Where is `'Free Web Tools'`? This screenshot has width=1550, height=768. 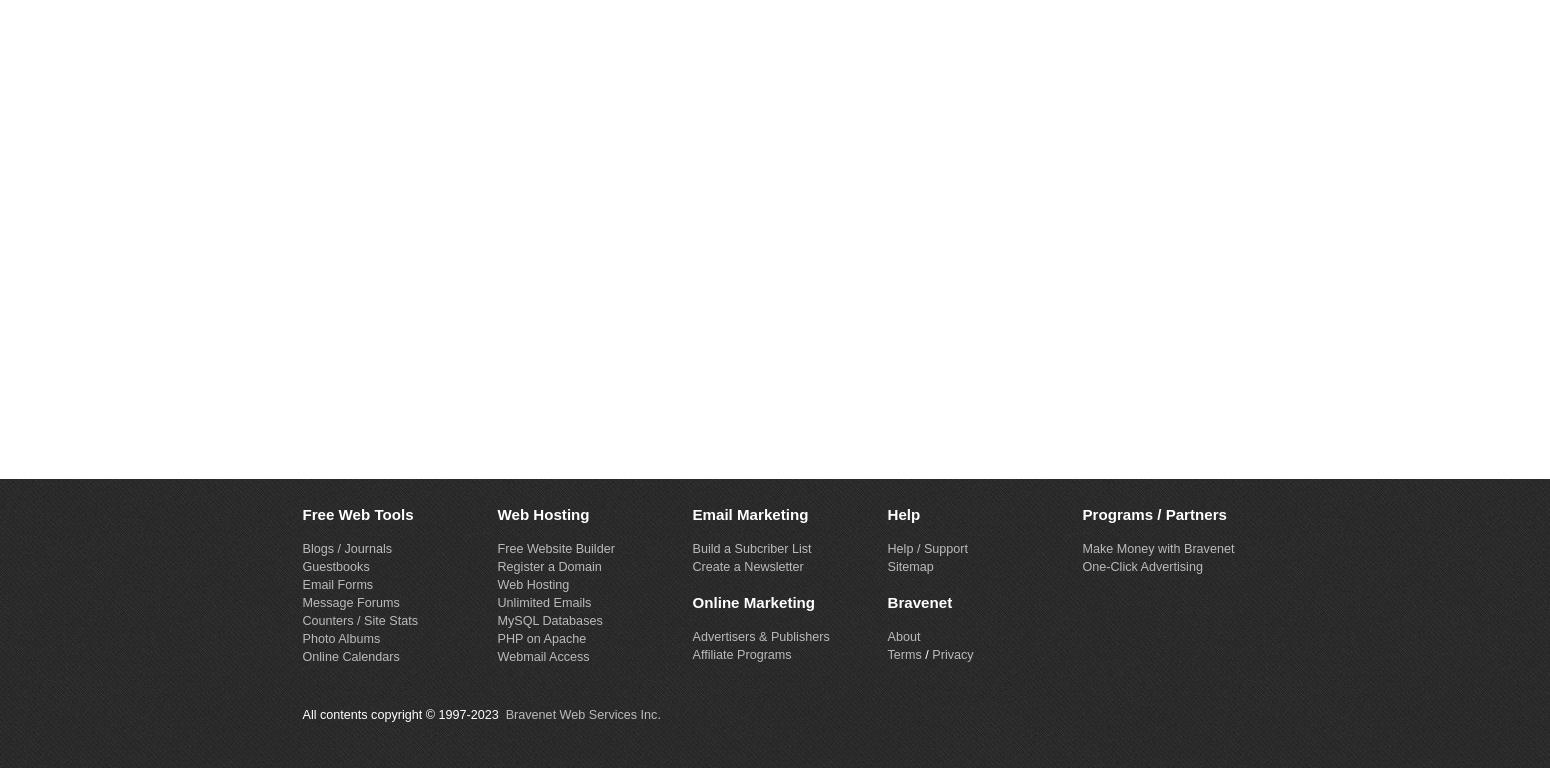 'Free Web Tools' is located at coordinates (356, 513).